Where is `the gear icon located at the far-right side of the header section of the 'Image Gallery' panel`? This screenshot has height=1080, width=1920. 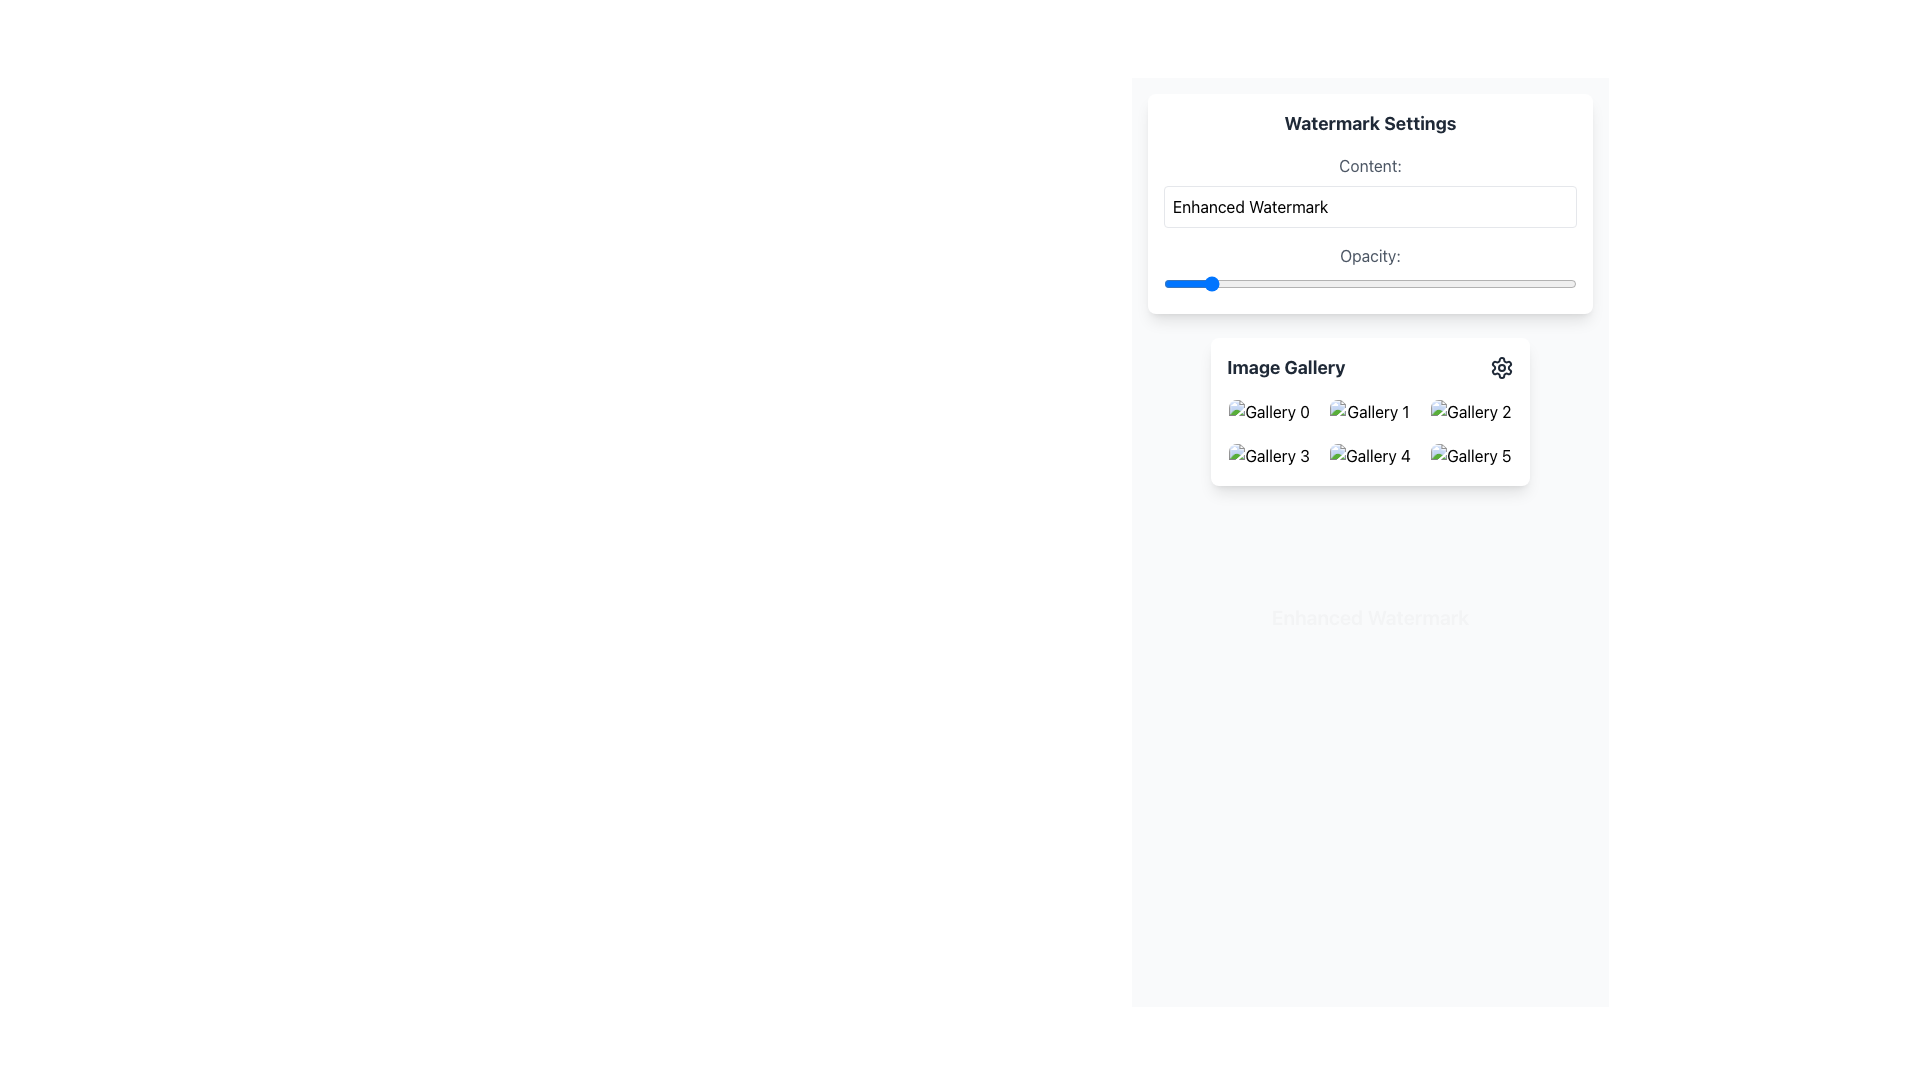 the gear icon located at the far-right side of the header section of the 'Image Gallery' panel is located at coordinates (1501, 367).